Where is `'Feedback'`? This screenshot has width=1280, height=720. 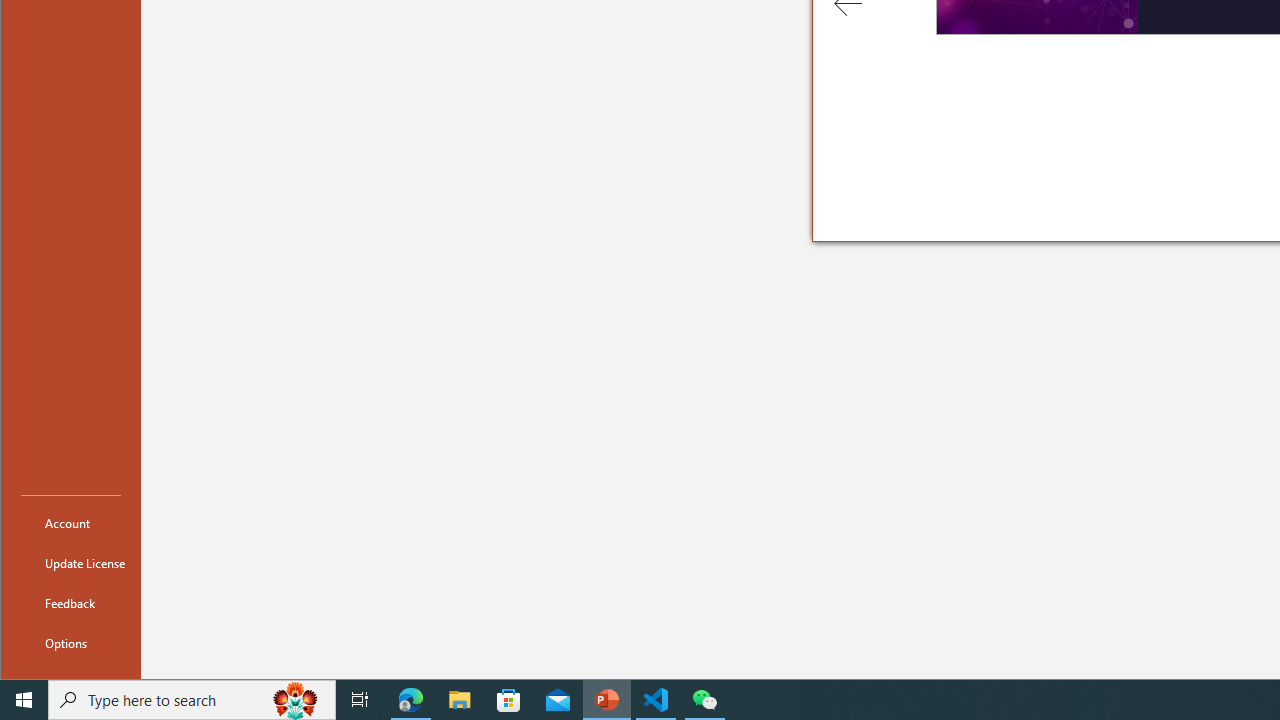 'Feedback' is located at coordinates (71, 602).